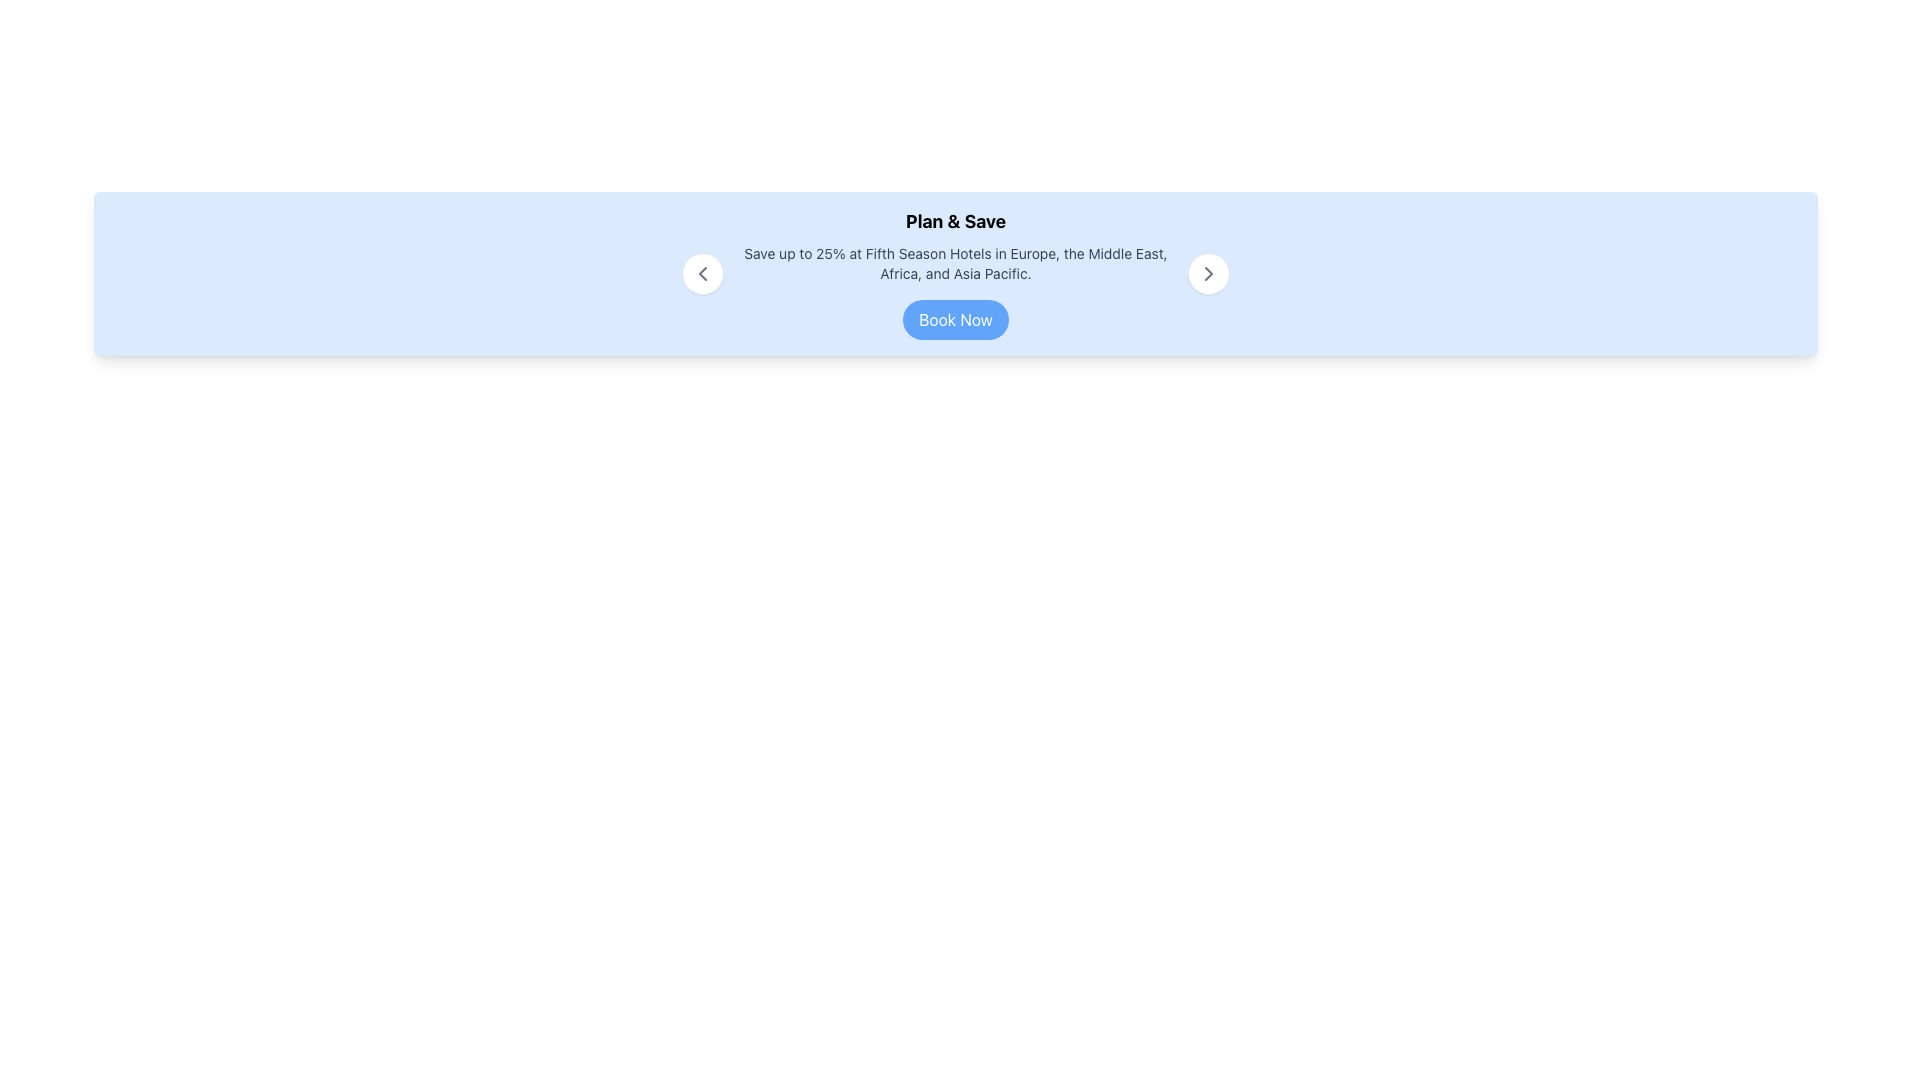 Image resolution: width=1920 pixels, height=1080 pixels. Describe the element at coordinates (954, 222) in the screenshot. I see `the prominent 'Plan & Save' text label displayed in bold and large font on a light blue background` at that location.